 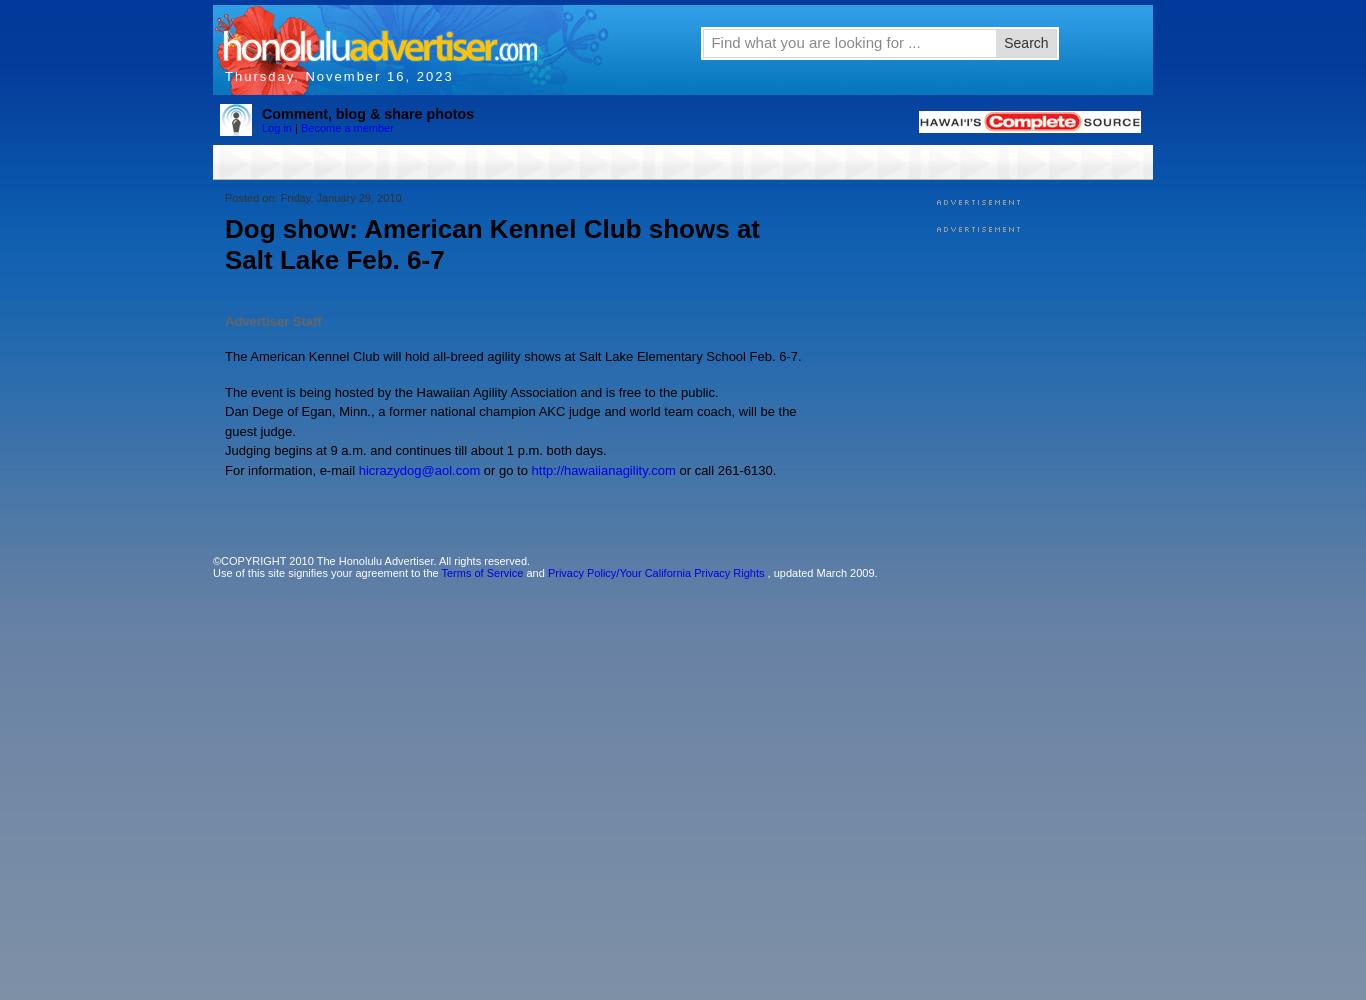 What do you see at coordinates (223, 391) in the screenshot?
I see `'The event is being hosted by the Hawaiian Agility Association and is free to the public.'` at bounding box center [223, 391].